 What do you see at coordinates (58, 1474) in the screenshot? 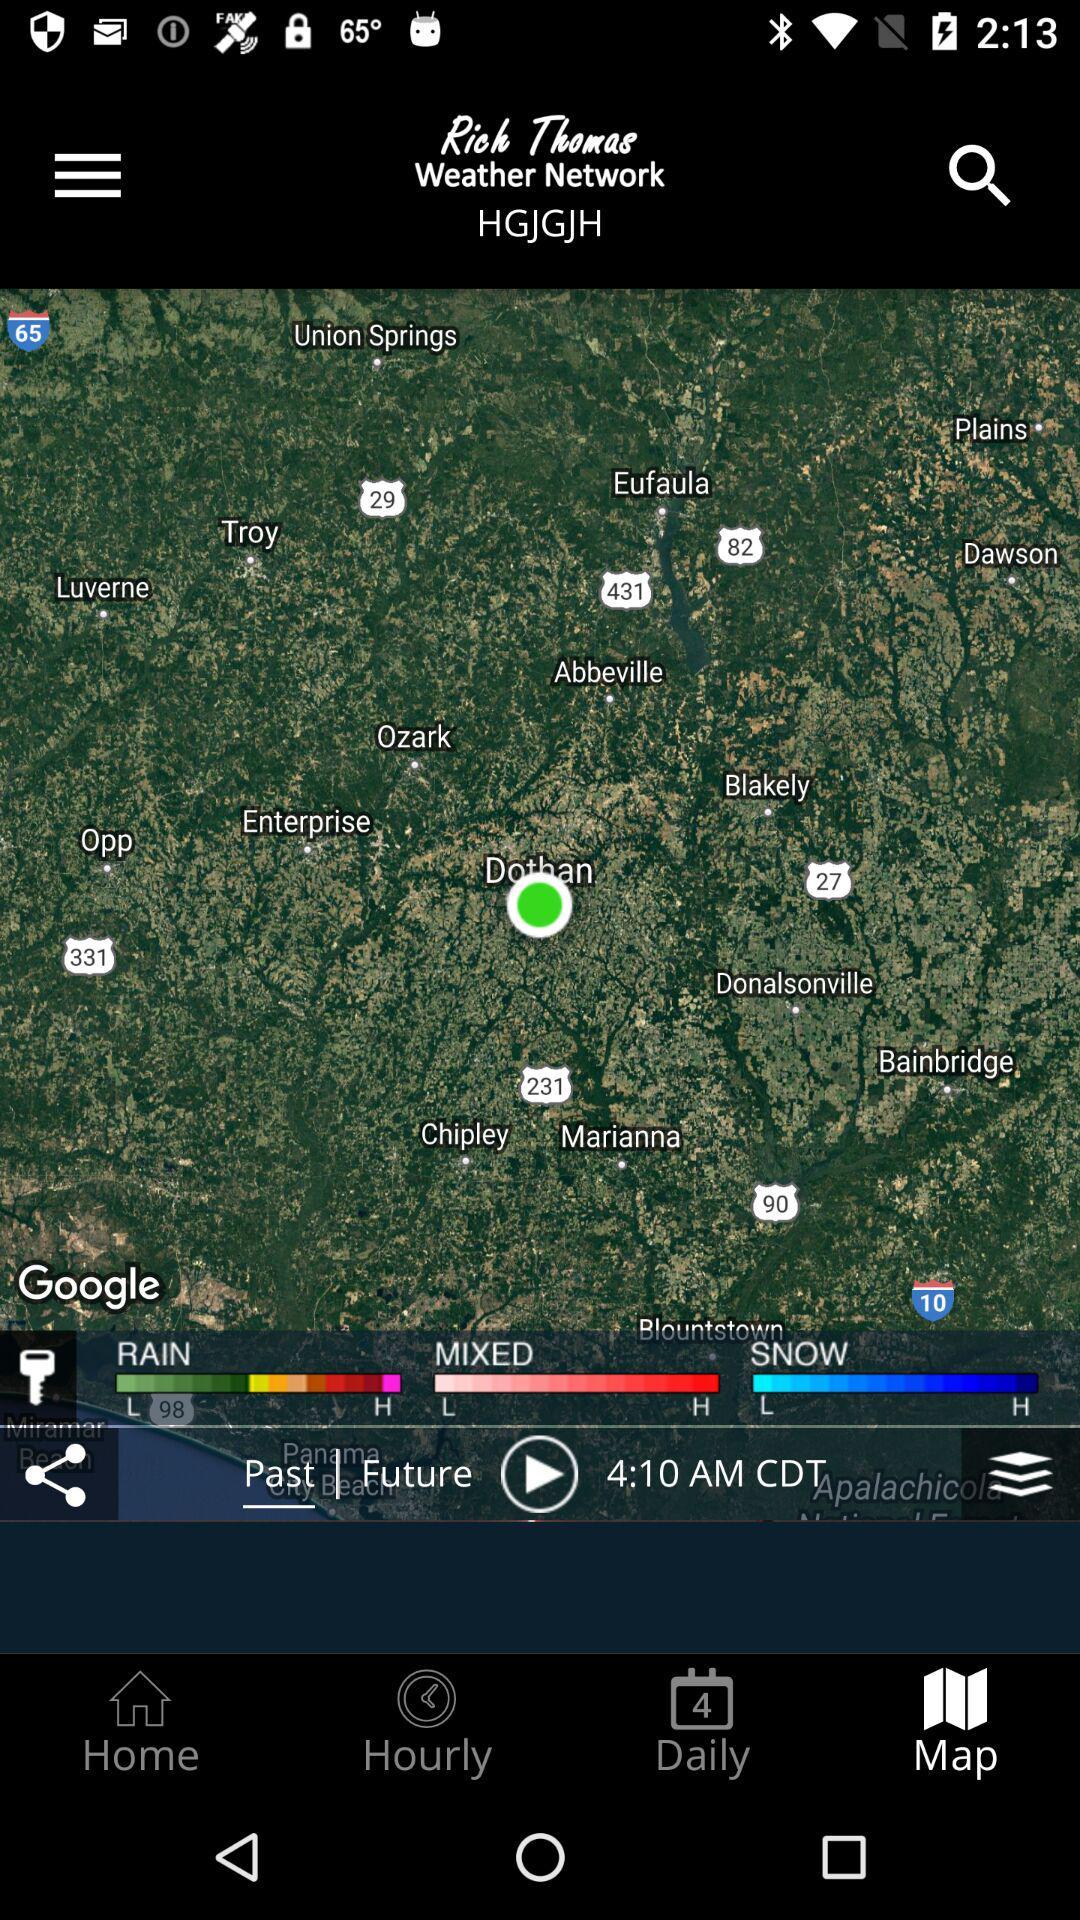
I see `the share icon` at bounding box center [58, 1474].